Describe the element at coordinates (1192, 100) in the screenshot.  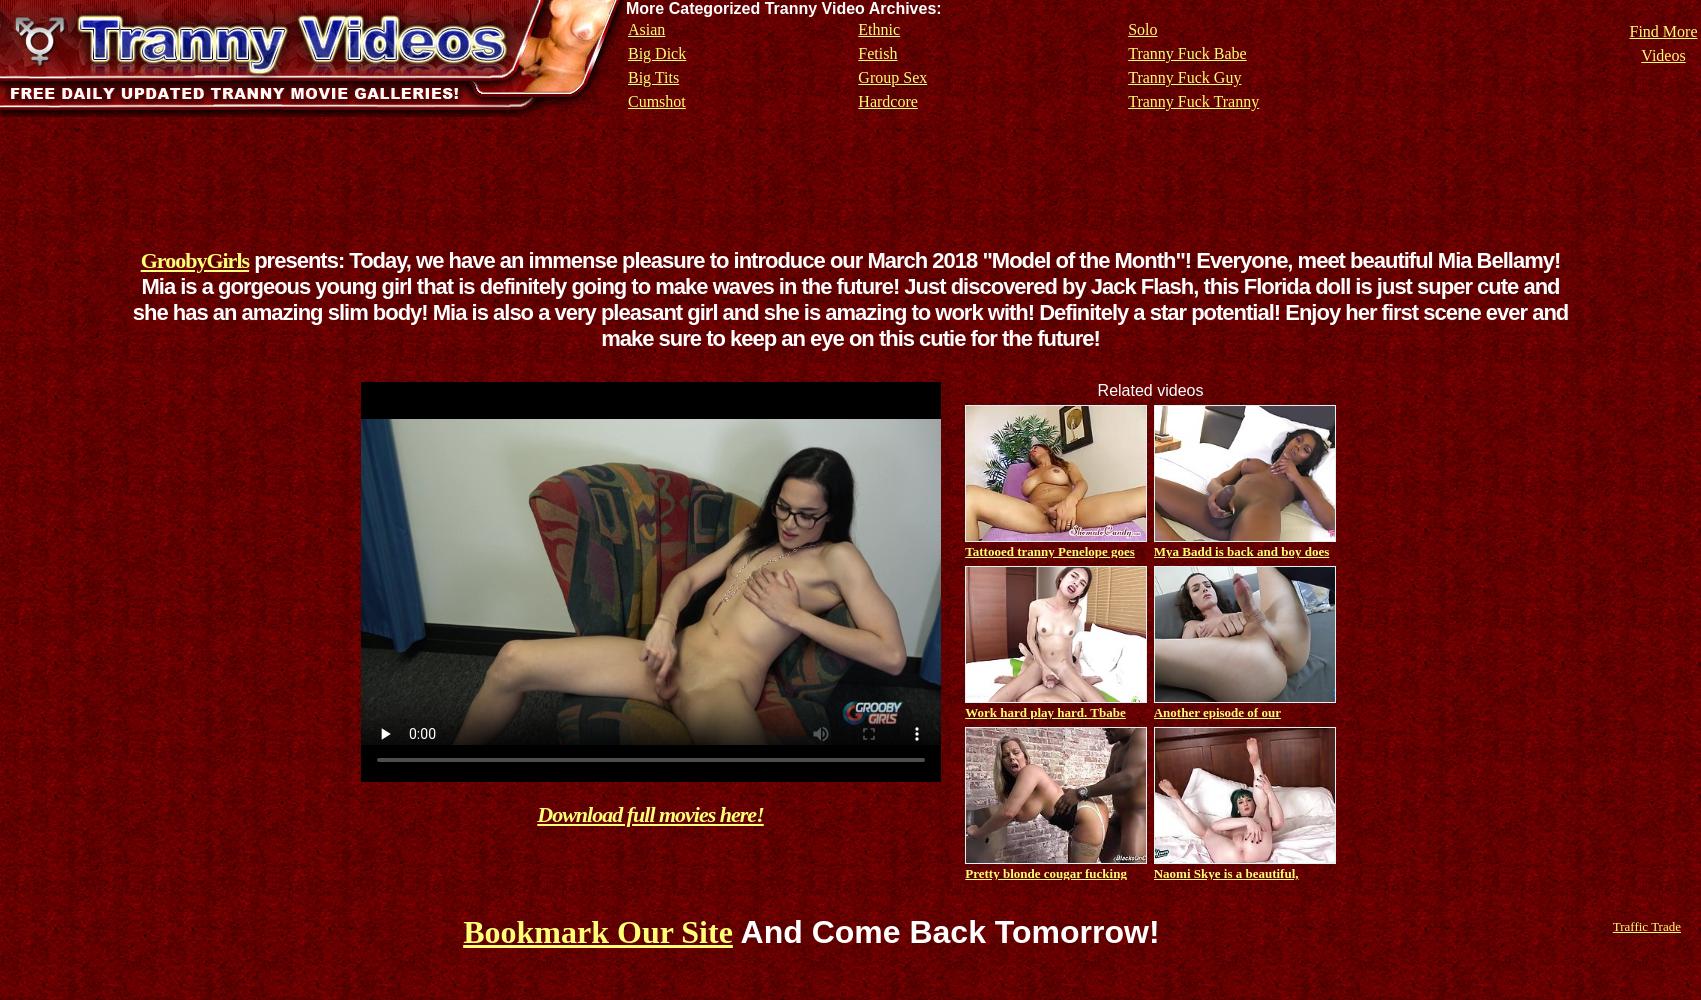
I see `'Tranny Fuck Tranny'` at that location.